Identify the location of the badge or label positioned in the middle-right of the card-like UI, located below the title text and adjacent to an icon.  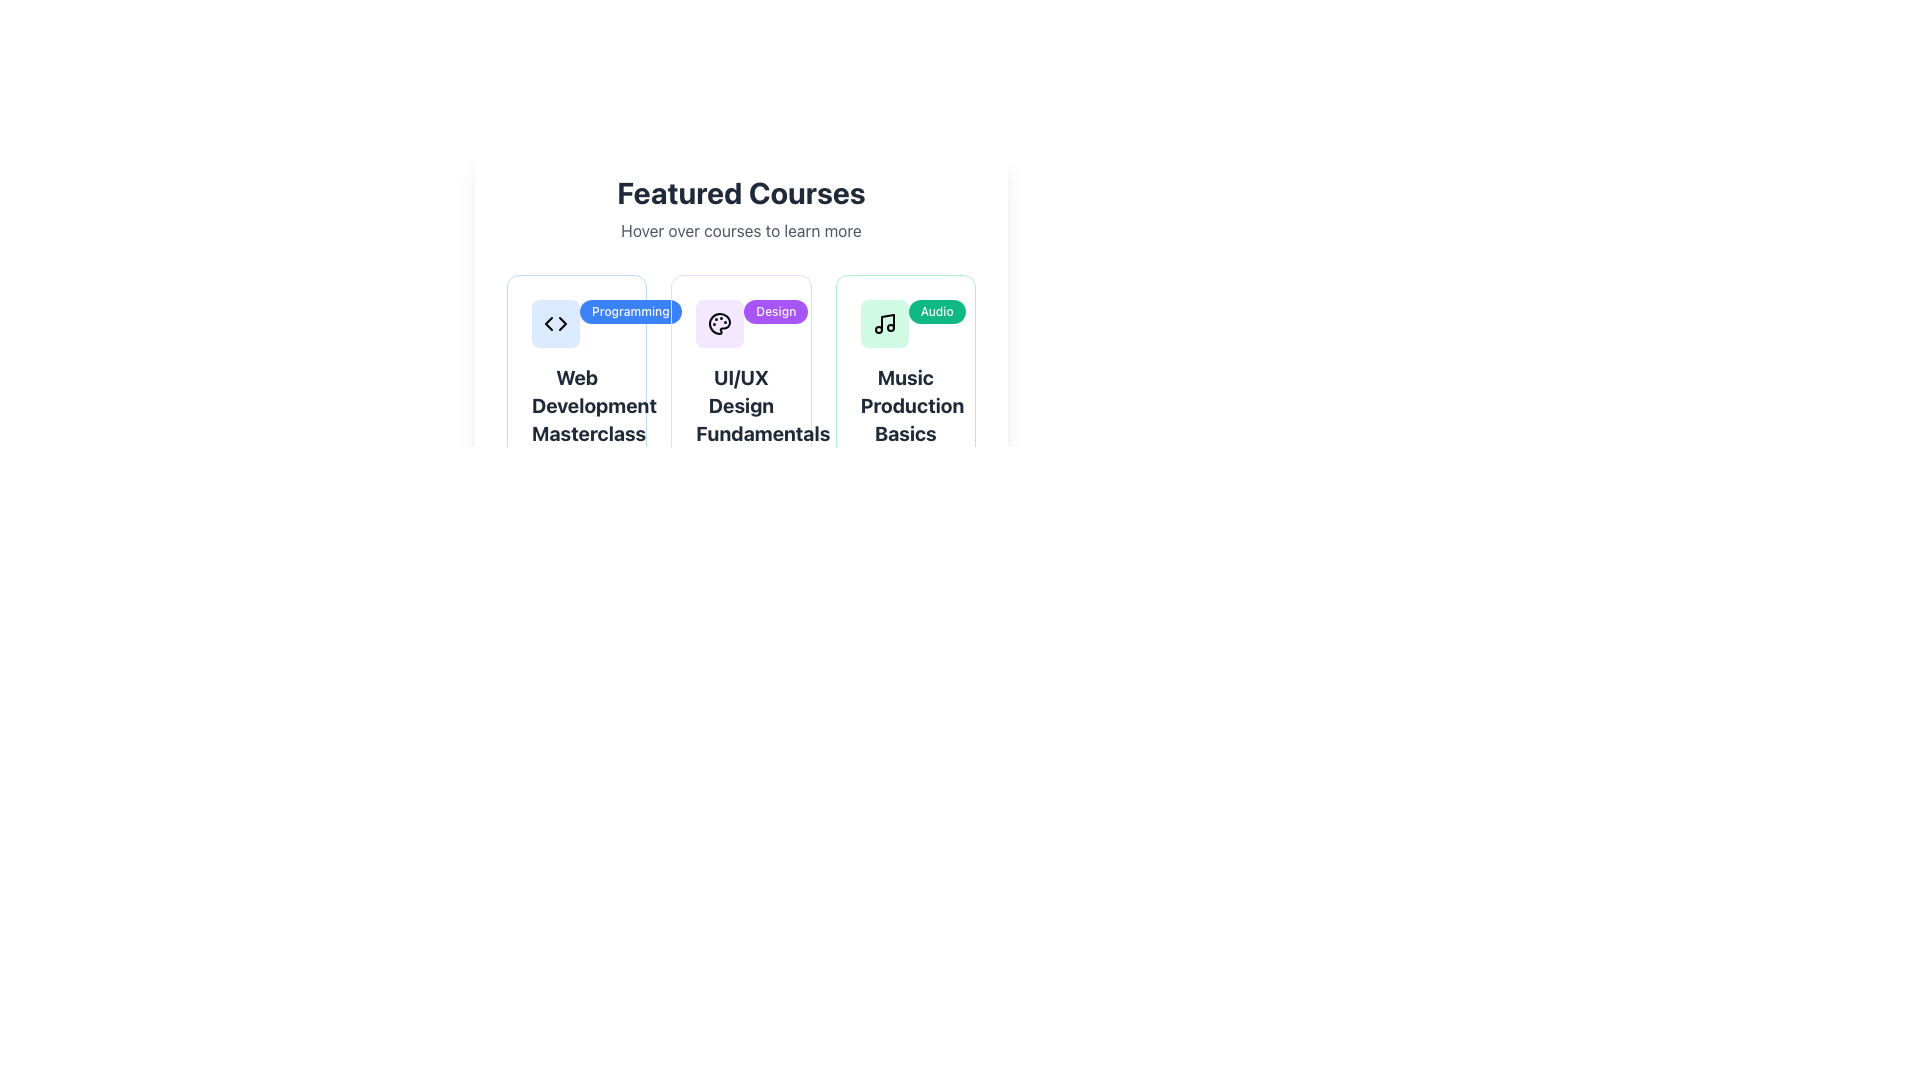
(629, 312).